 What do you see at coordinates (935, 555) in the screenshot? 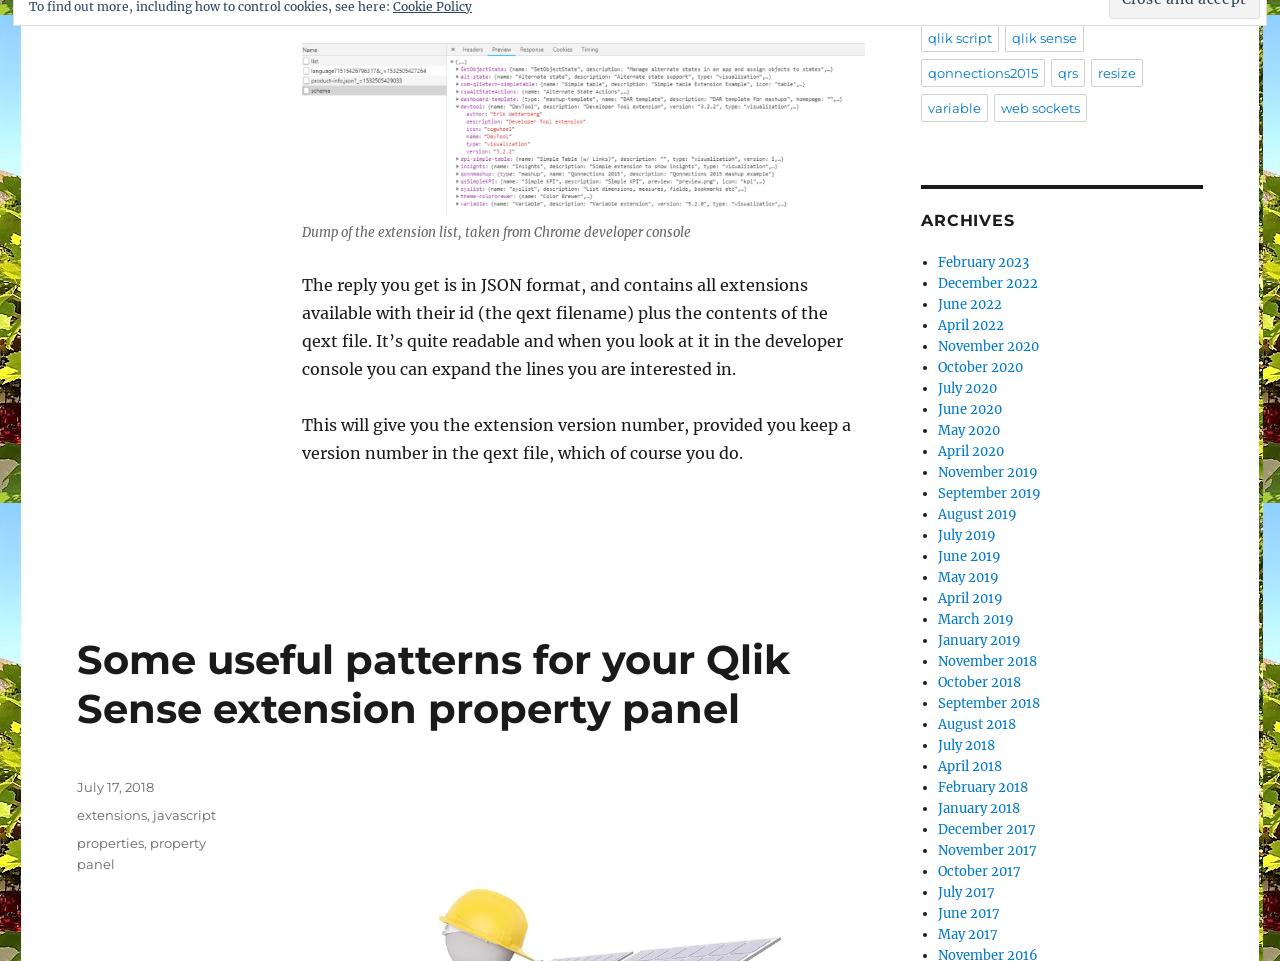
I see `'June 2019'` at bounding box center [935, 555].